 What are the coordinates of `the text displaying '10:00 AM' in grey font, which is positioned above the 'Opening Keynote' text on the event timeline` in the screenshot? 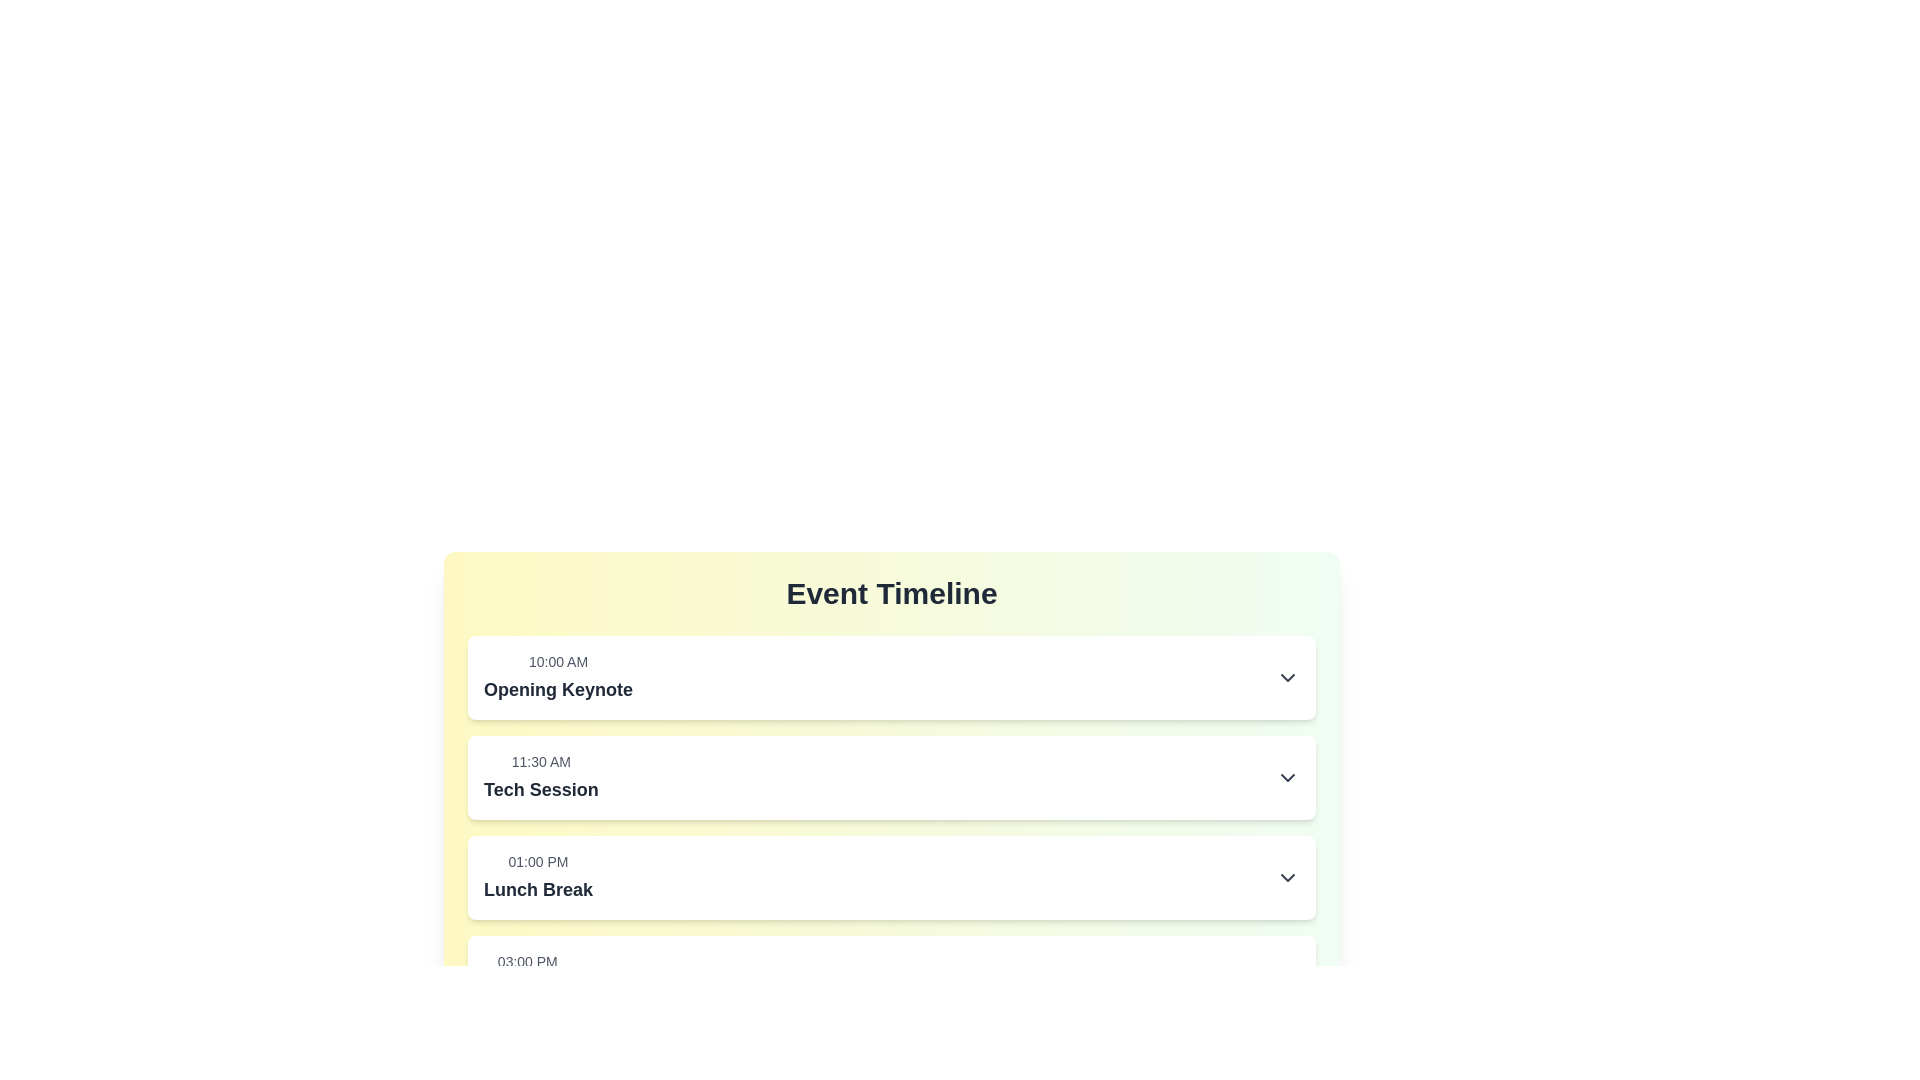 It's located at (558, 662).